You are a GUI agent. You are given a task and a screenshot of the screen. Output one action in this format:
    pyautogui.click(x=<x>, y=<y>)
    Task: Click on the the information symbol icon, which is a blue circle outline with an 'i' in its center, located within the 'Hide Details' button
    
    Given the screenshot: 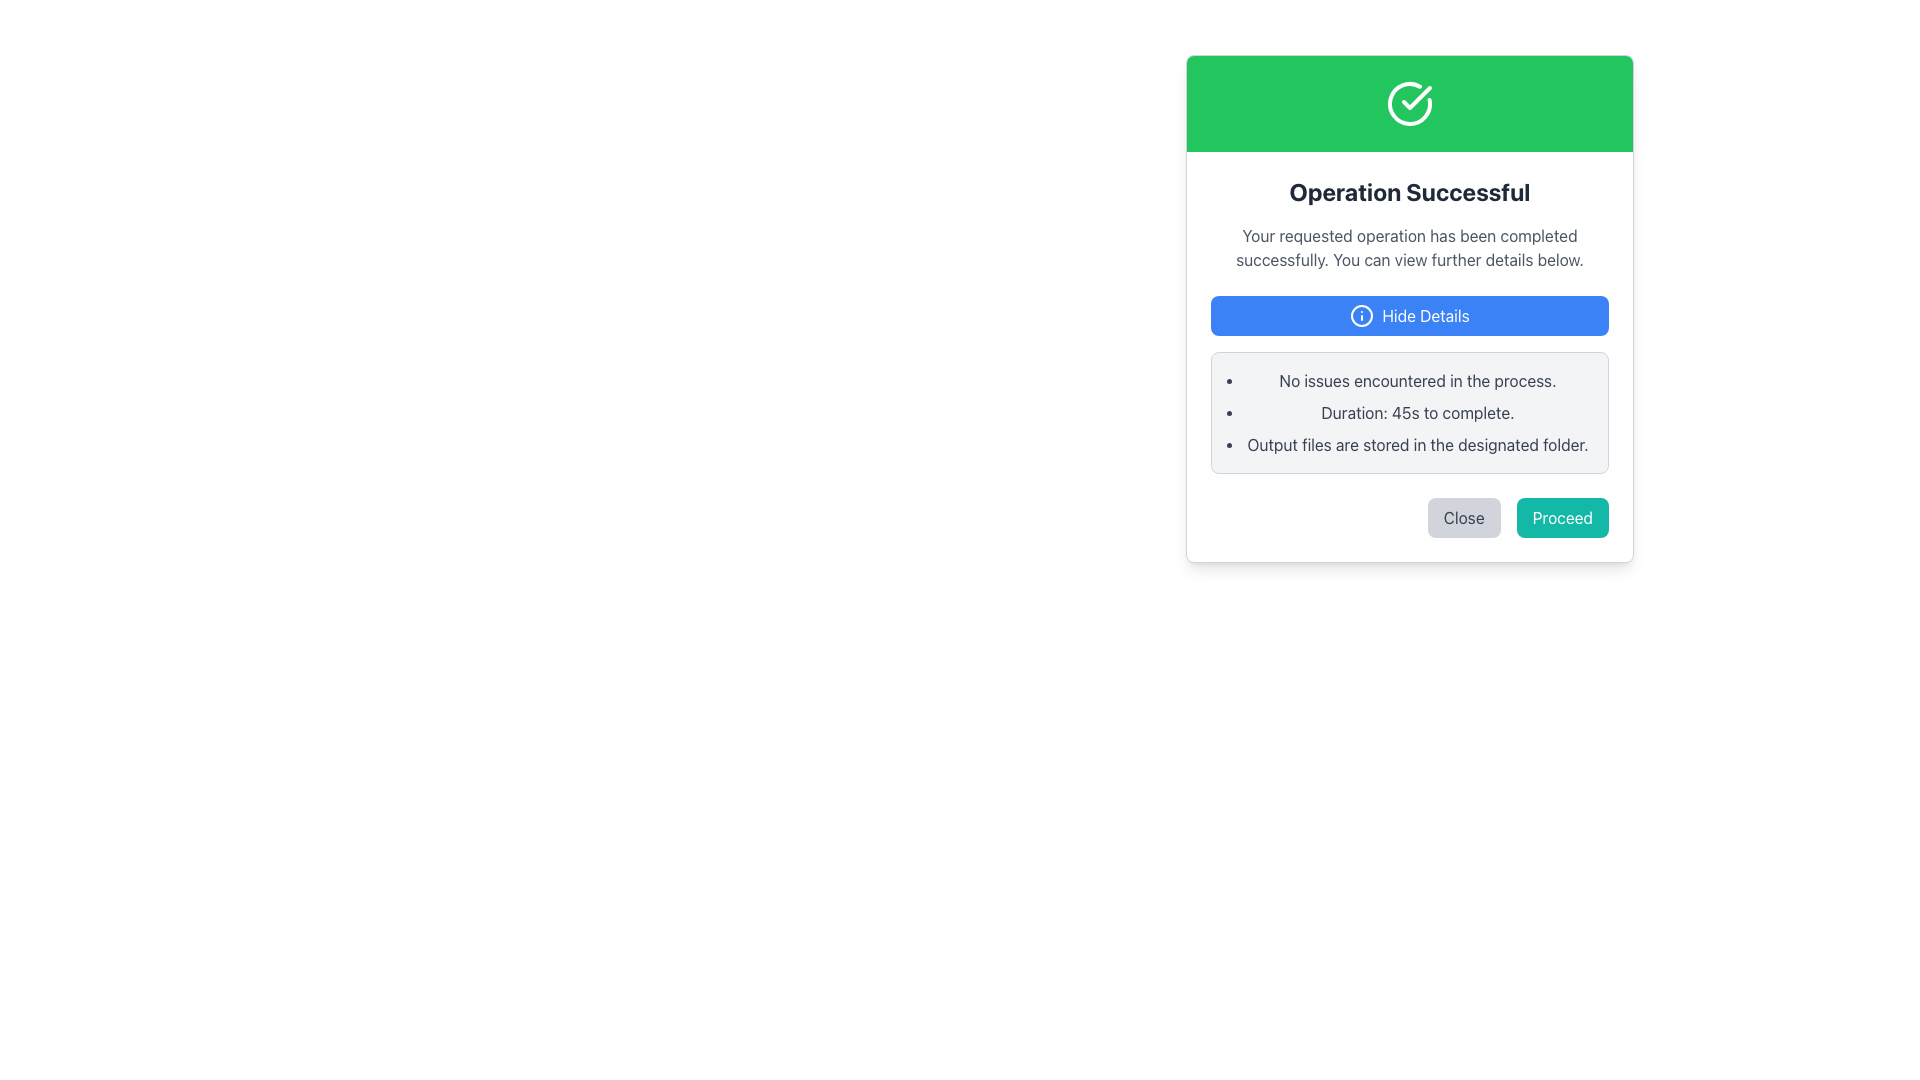 What is the action you would take?
    pyautogui.click(x=1361, y=315)
    